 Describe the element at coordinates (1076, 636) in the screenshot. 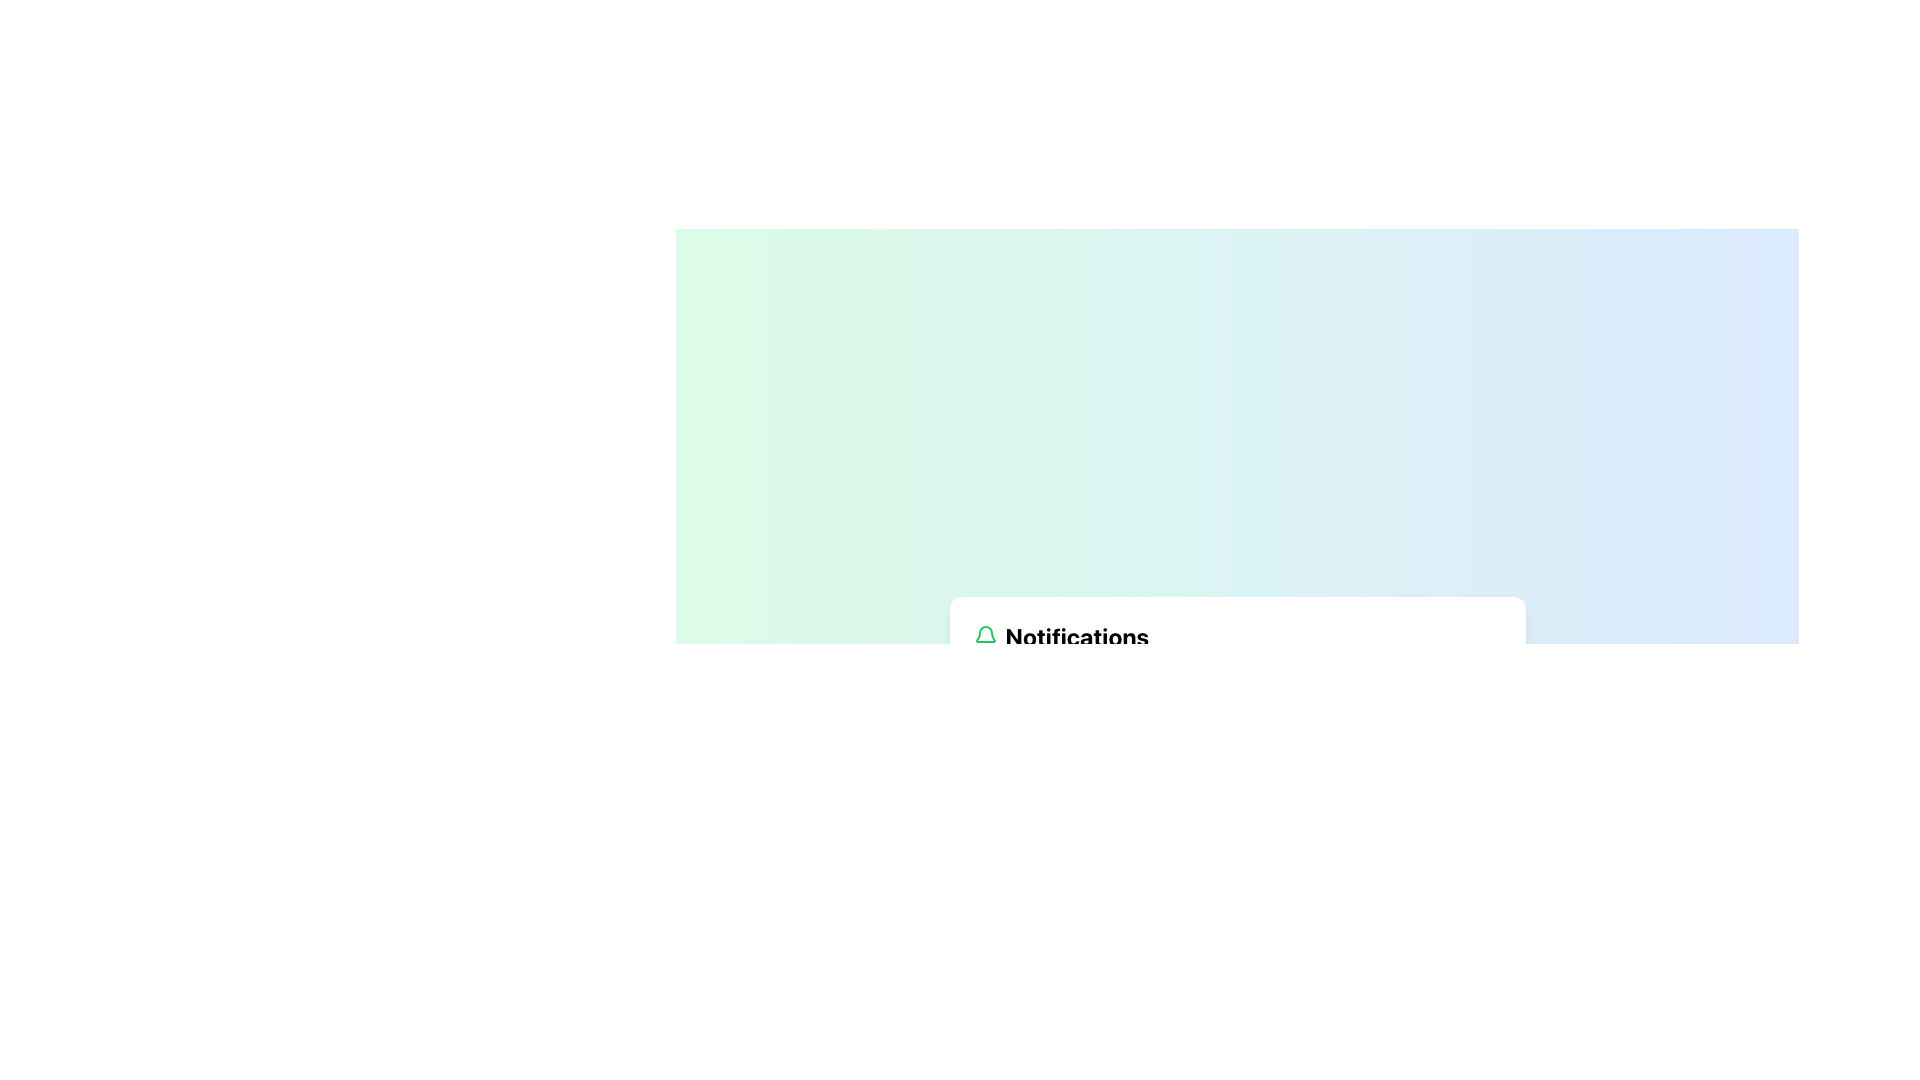

I see `the notification section based on the 'Notifications' text label, which is styled in bold, large font` at that location.